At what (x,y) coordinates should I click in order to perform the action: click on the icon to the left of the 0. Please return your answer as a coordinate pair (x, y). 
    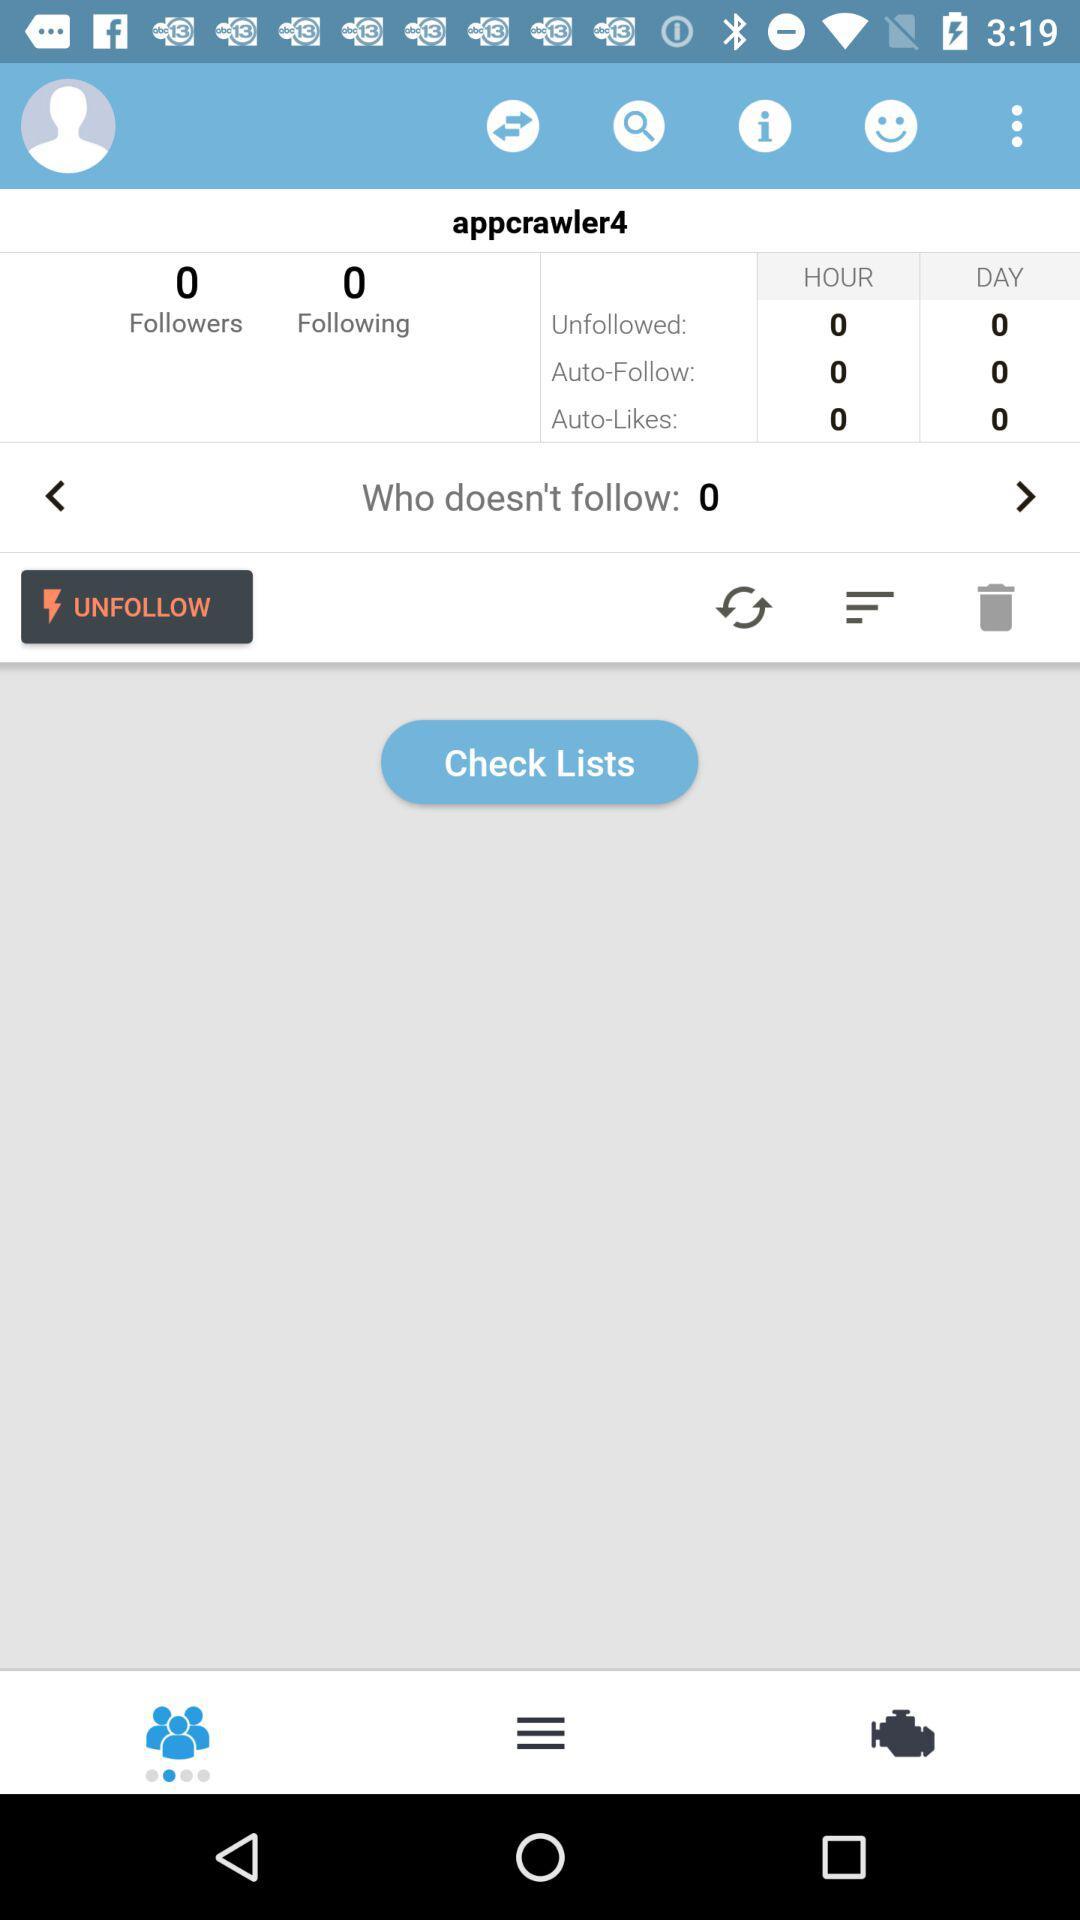
    Looking at the image, I should click on (185, 295).